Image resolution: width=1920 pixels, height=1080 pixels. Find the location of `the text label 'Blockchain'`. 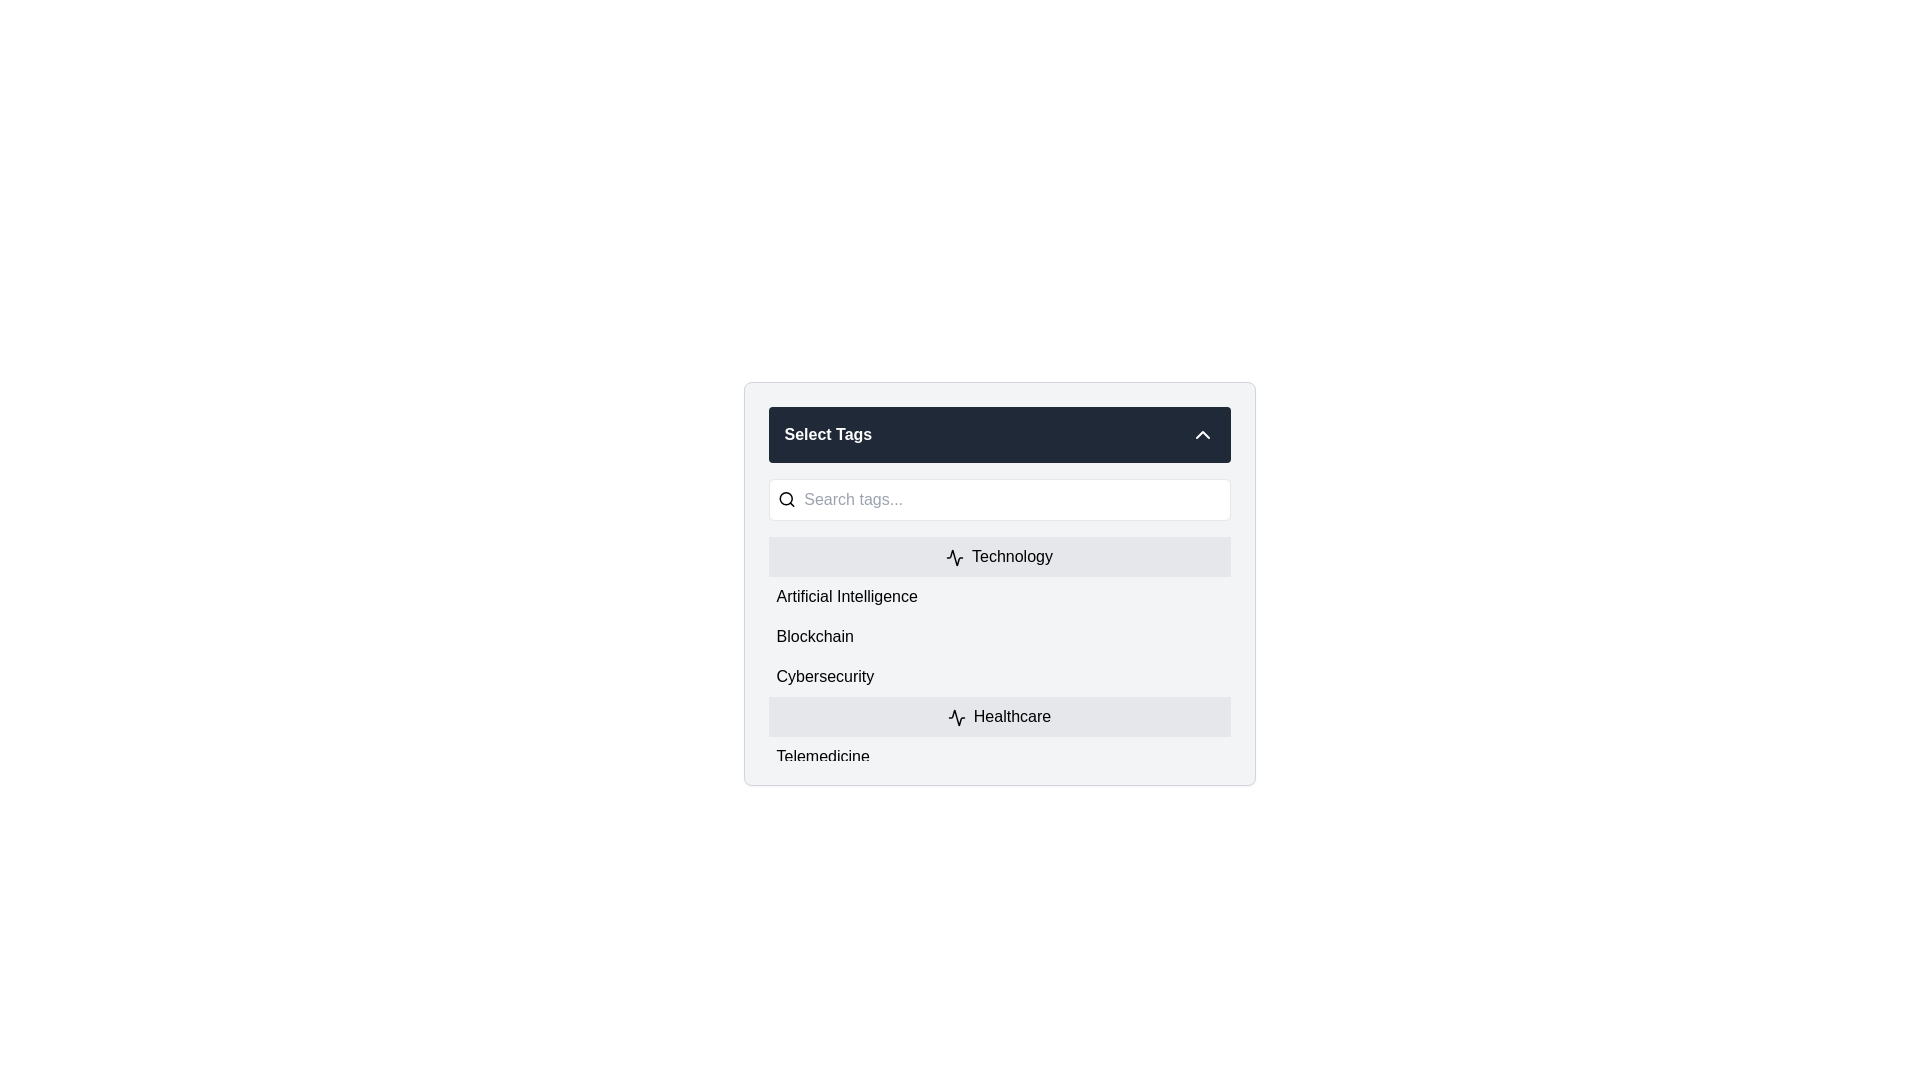

the text label 'Blockchain' is located at coordinates (815, 636).